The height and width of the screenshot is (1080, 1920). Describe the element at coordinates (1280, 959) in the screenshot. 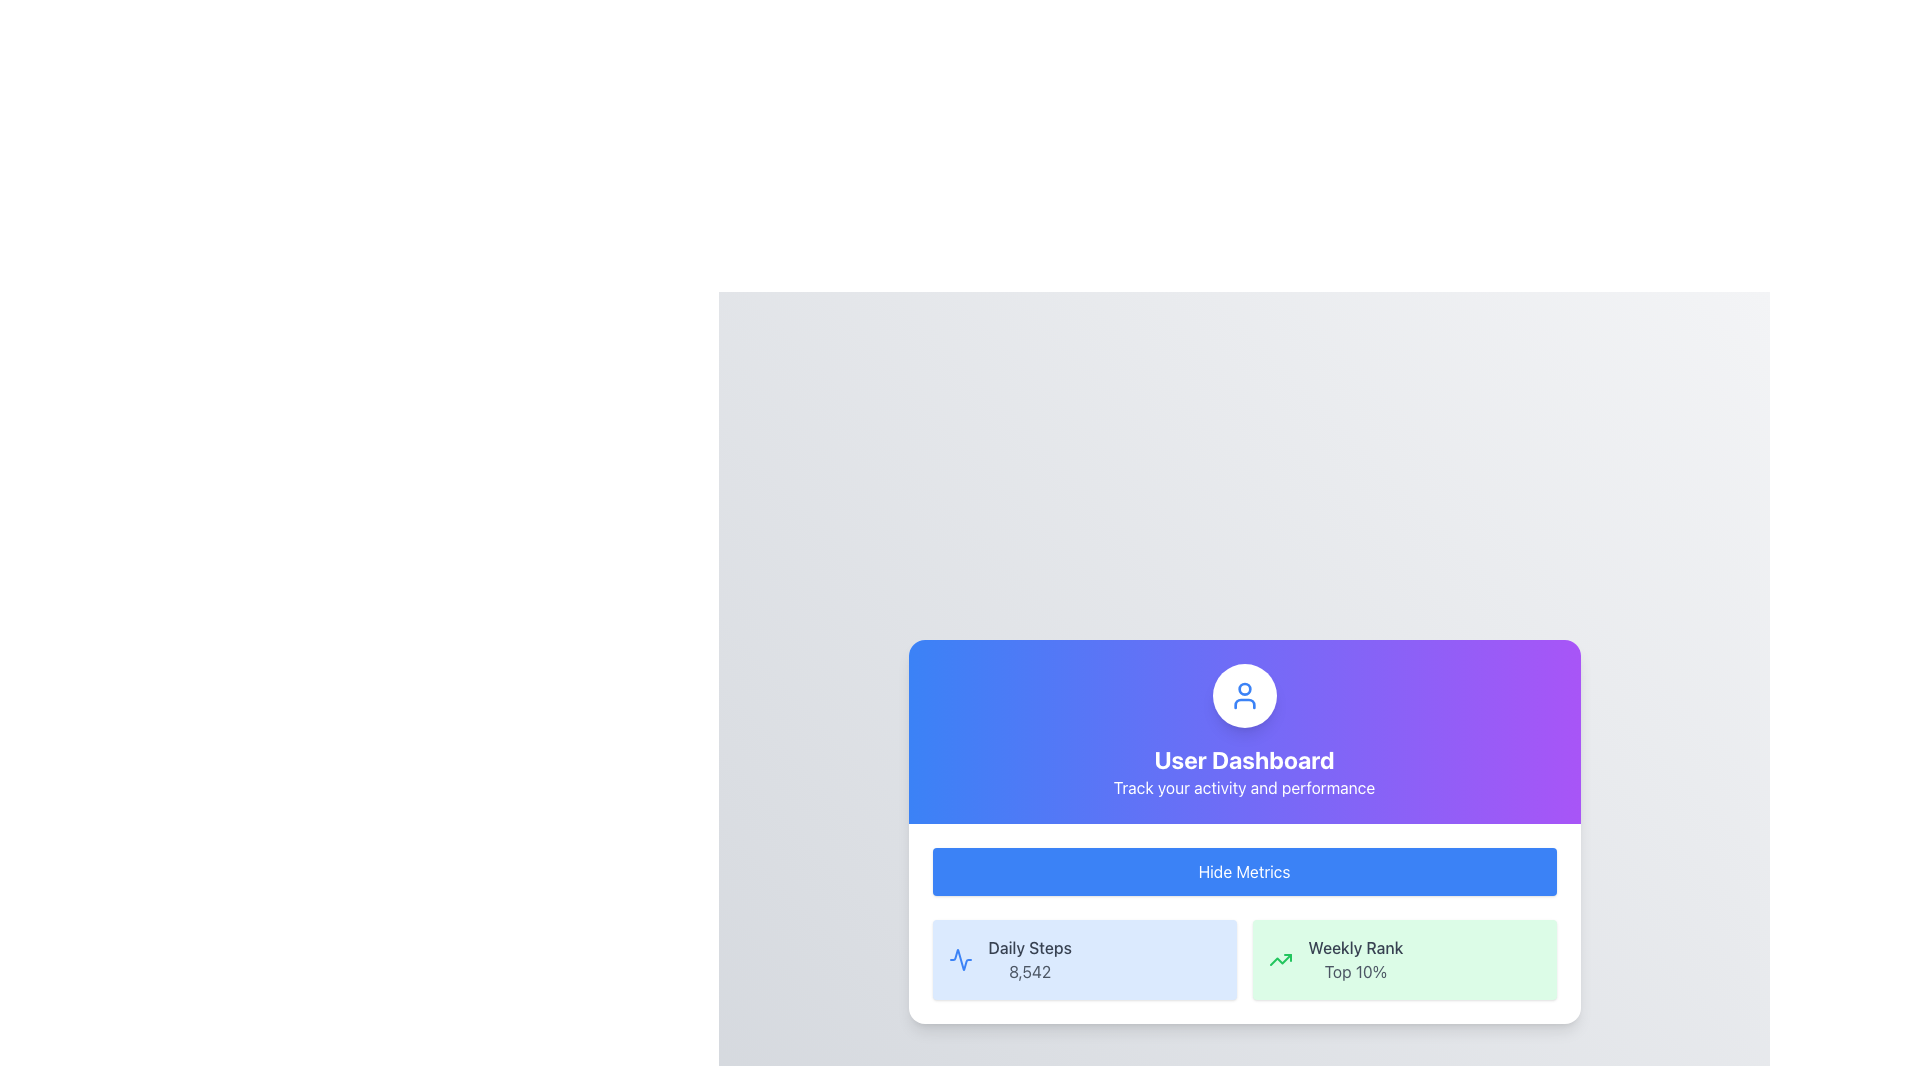

I see `the icon representing rank improvement, located in the top-left corner of the 'Weekly Rank' section of the User Dashboard` at that location.